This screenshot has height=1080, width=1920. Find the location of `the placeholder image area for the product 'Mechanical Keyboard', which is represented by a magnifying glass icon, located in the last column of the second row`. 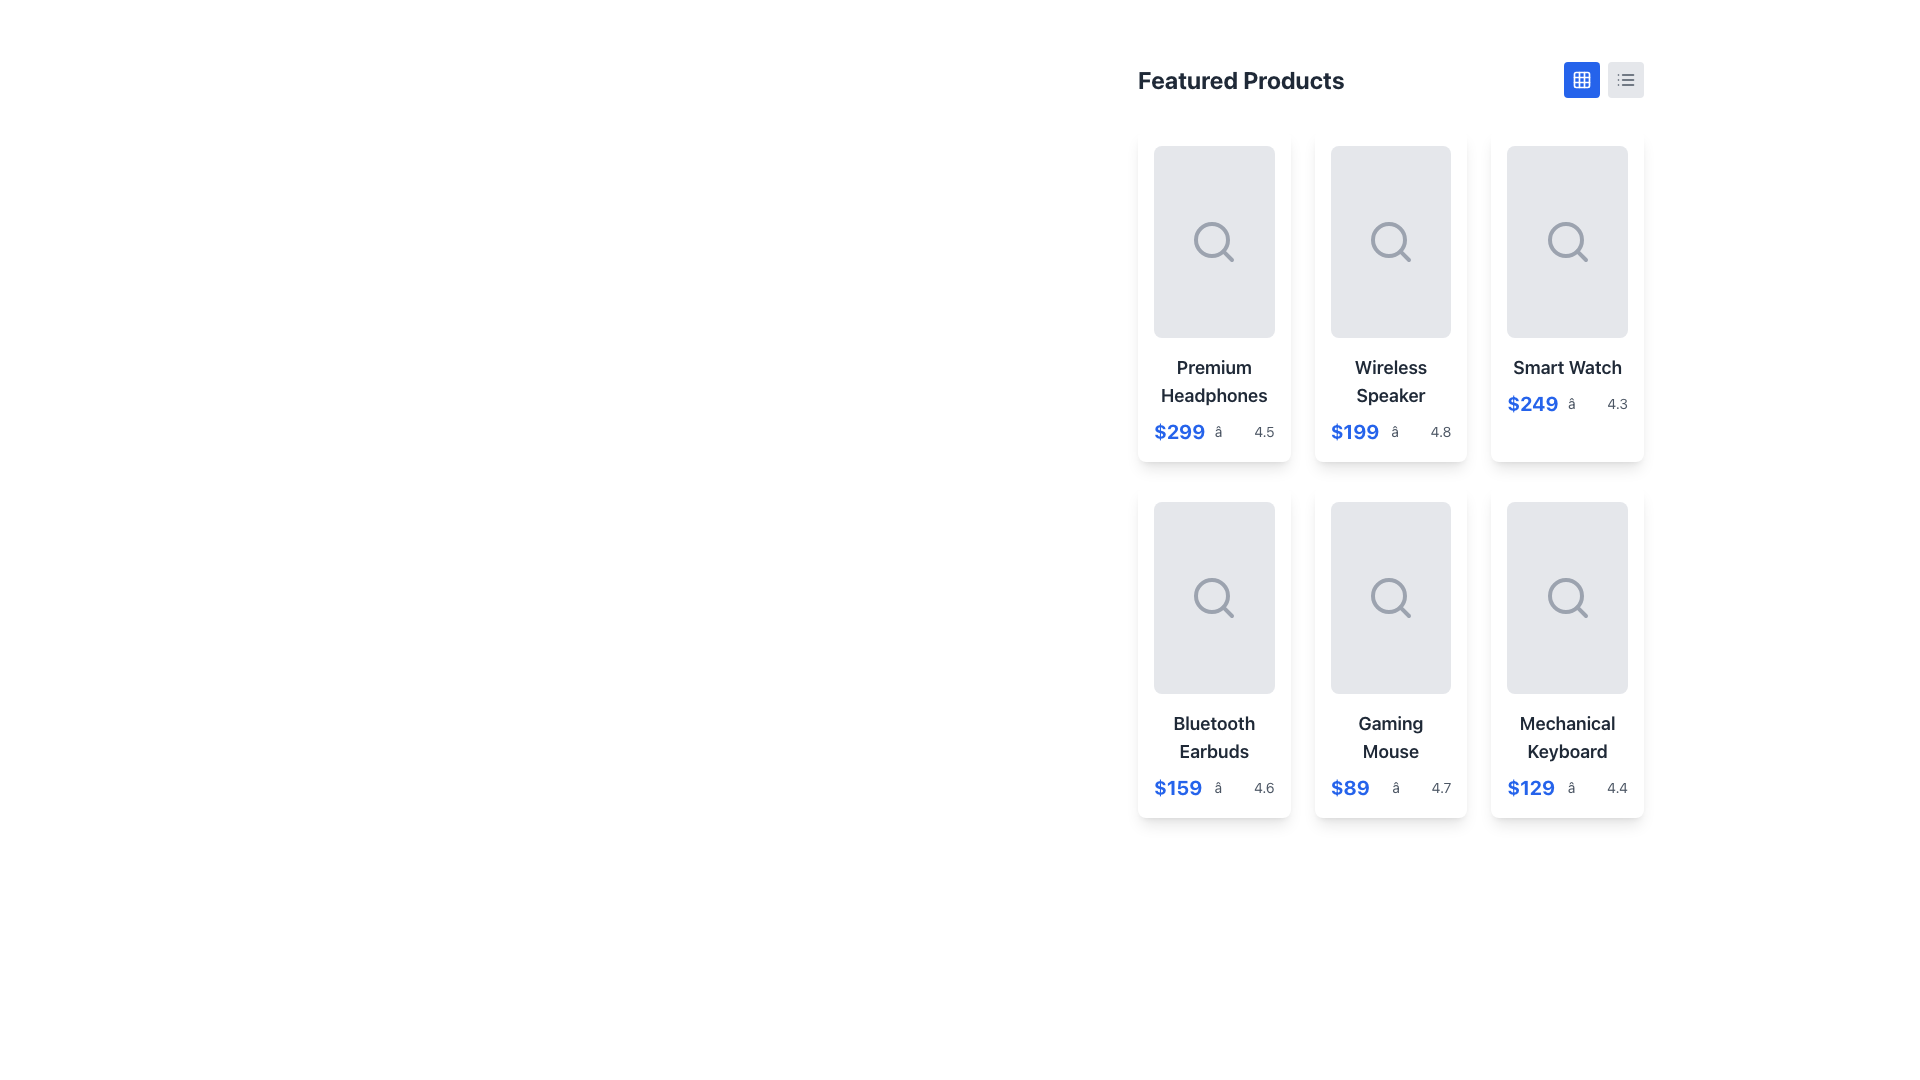

the placeholder image area for the product 'Mechanical Keyboard', which is represented by a magnifying glass icon, located in the last column of the second row is located at coordinates (1566, 596).